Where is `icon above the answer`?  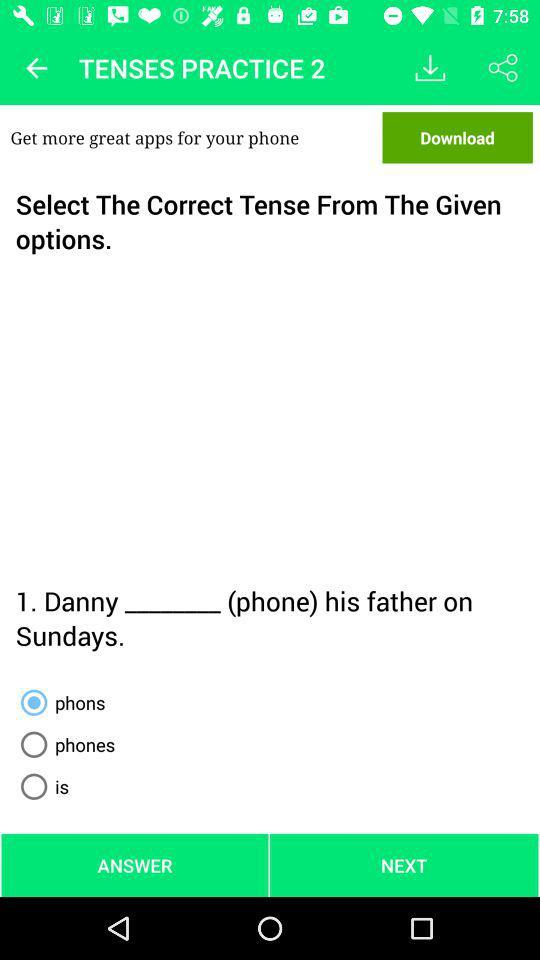
icon above the answer is located at coordinates (41, 786).